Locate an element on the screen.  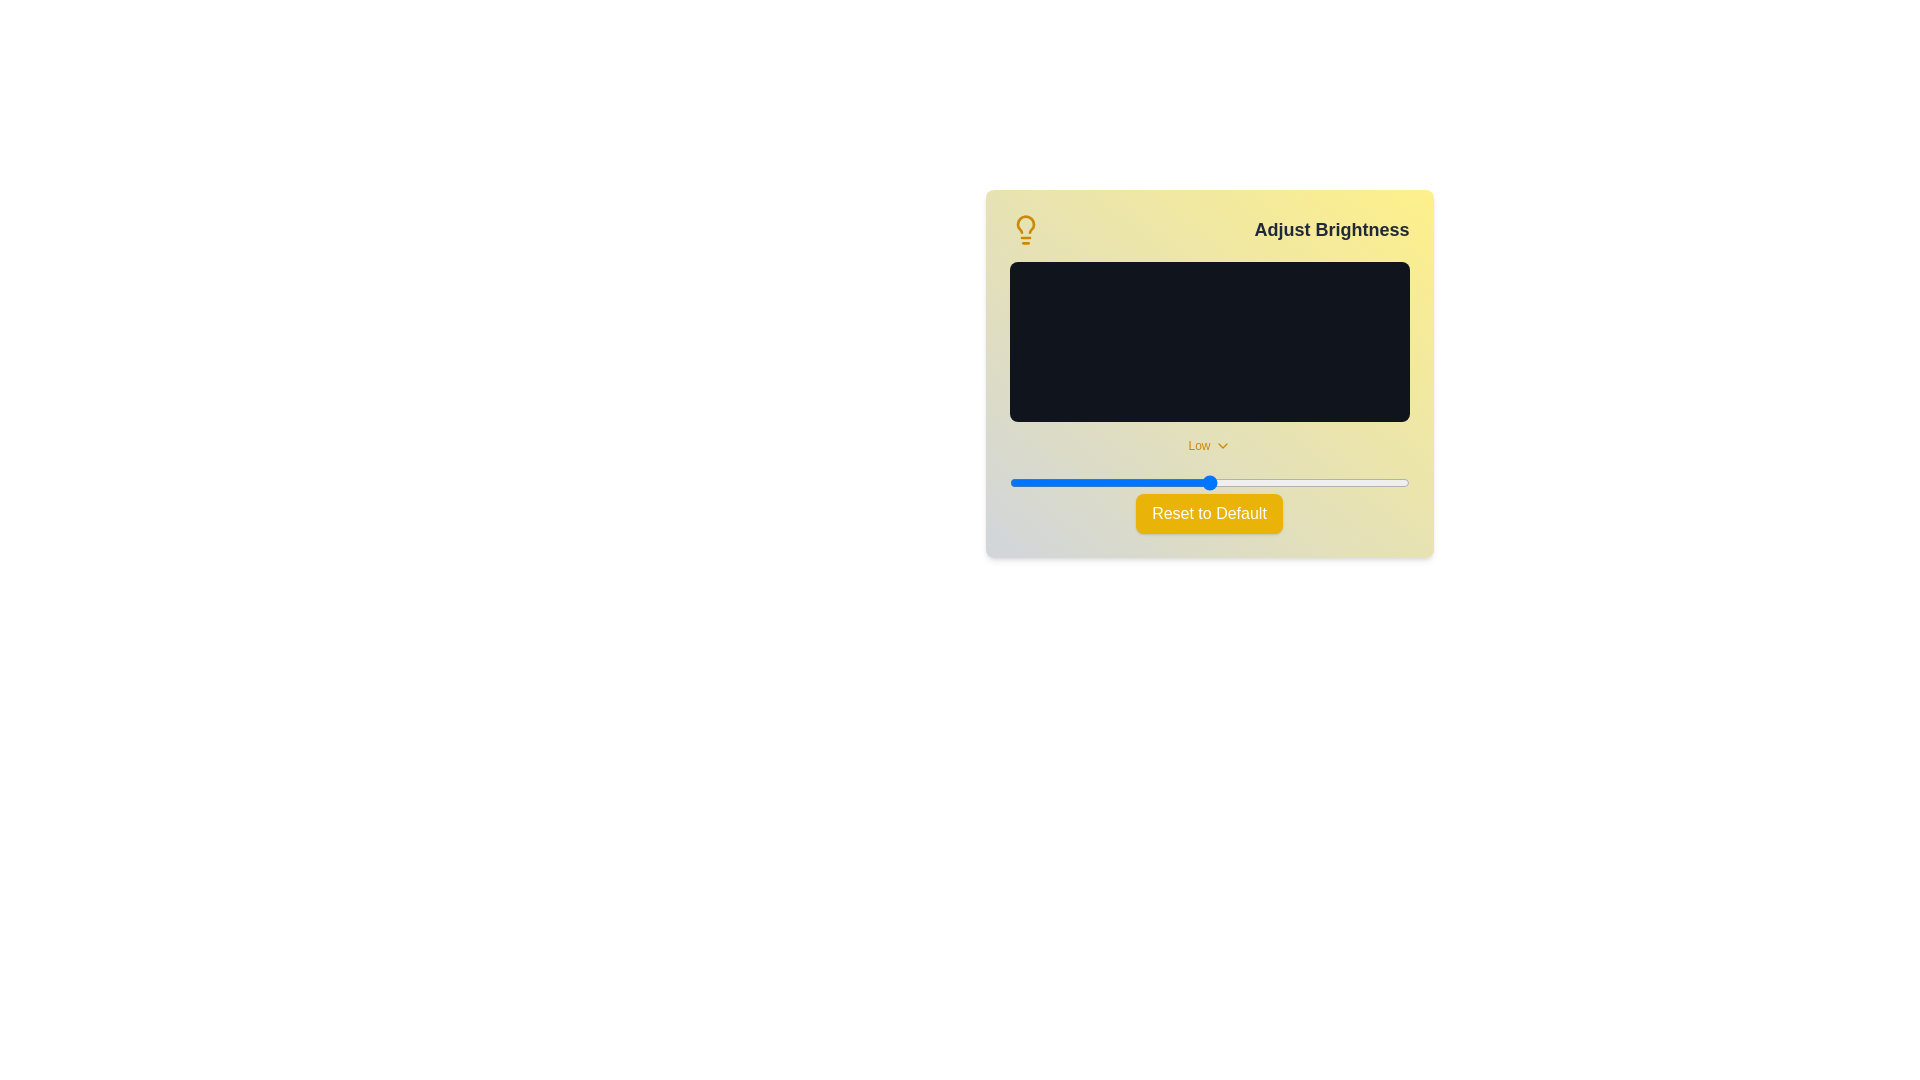
the brightness slider to 41 percent is located at coordinates (1173, 482).